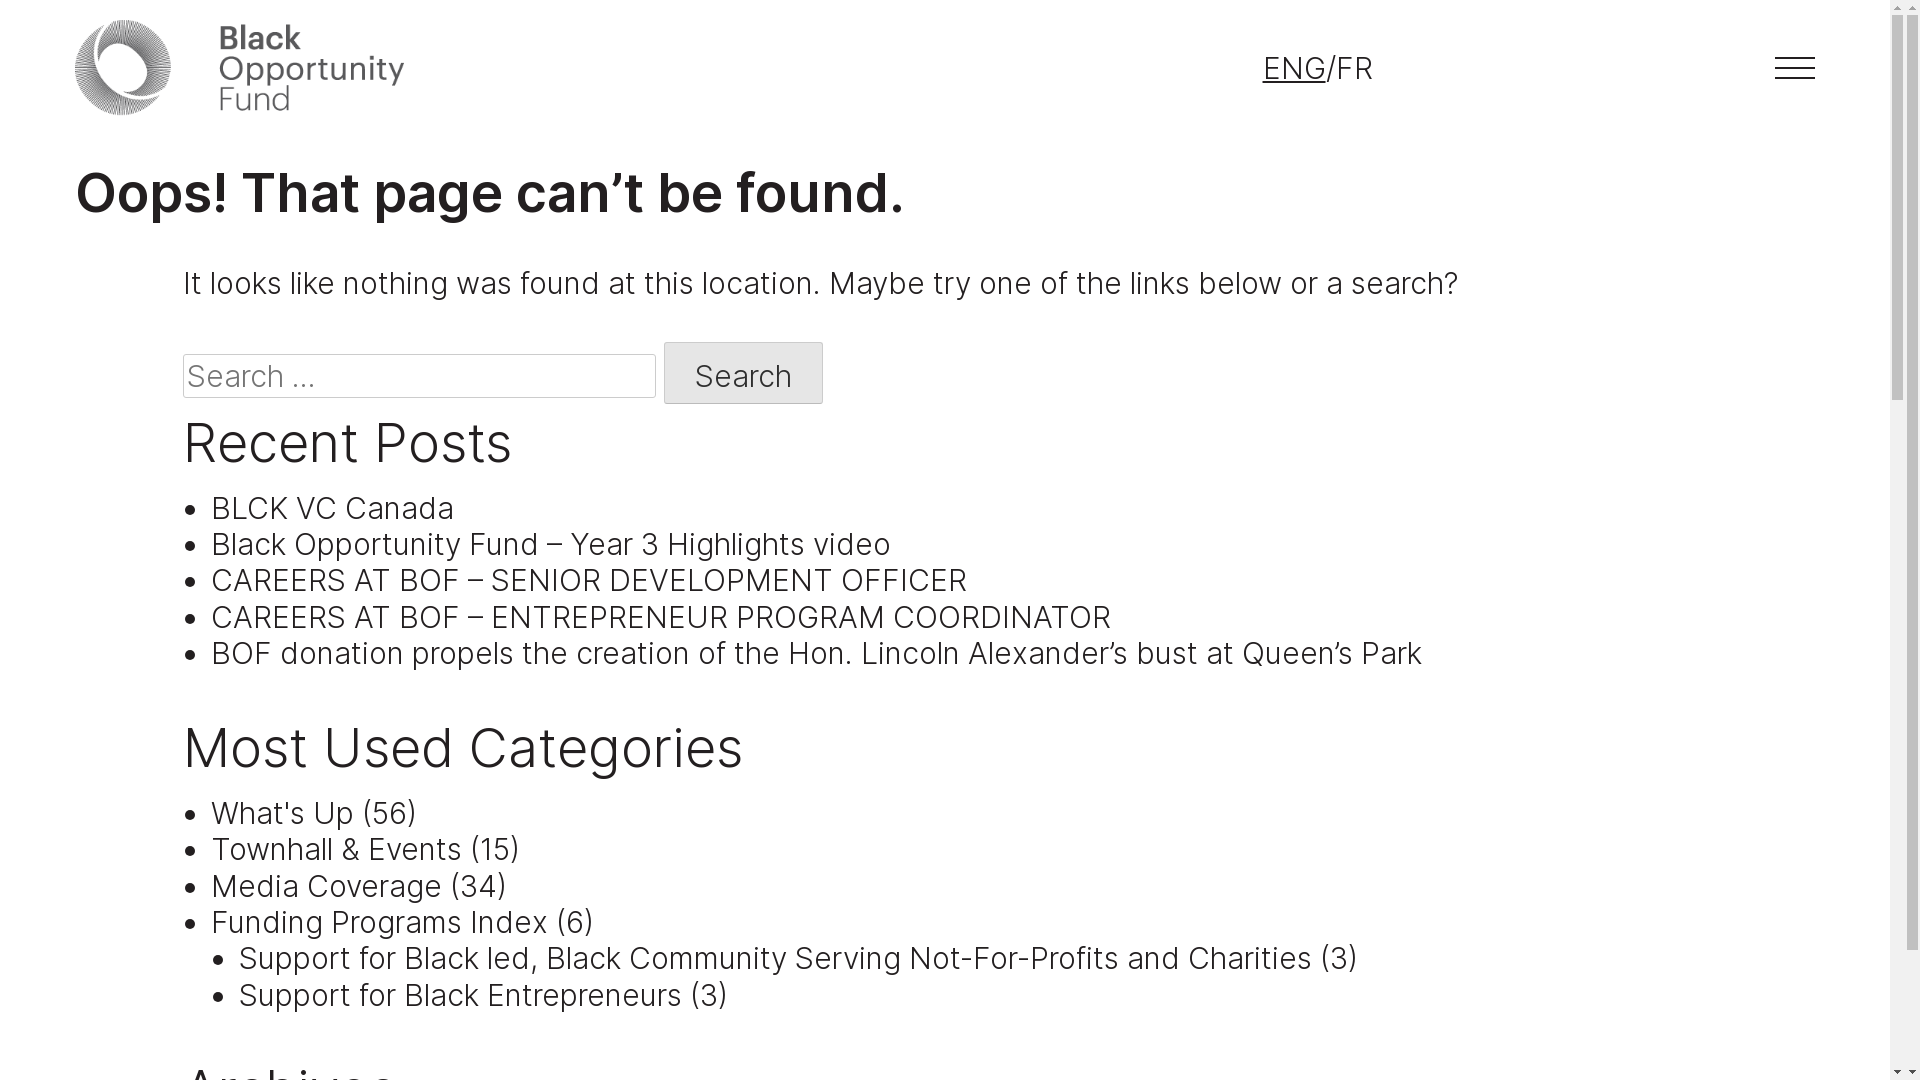 The width and height of the screenshot is (1920, 1080). What do you see at coordinates (379, 921) in the screenshot?
I see `'Funding Programs Index'` at bounding box center [379, 921].